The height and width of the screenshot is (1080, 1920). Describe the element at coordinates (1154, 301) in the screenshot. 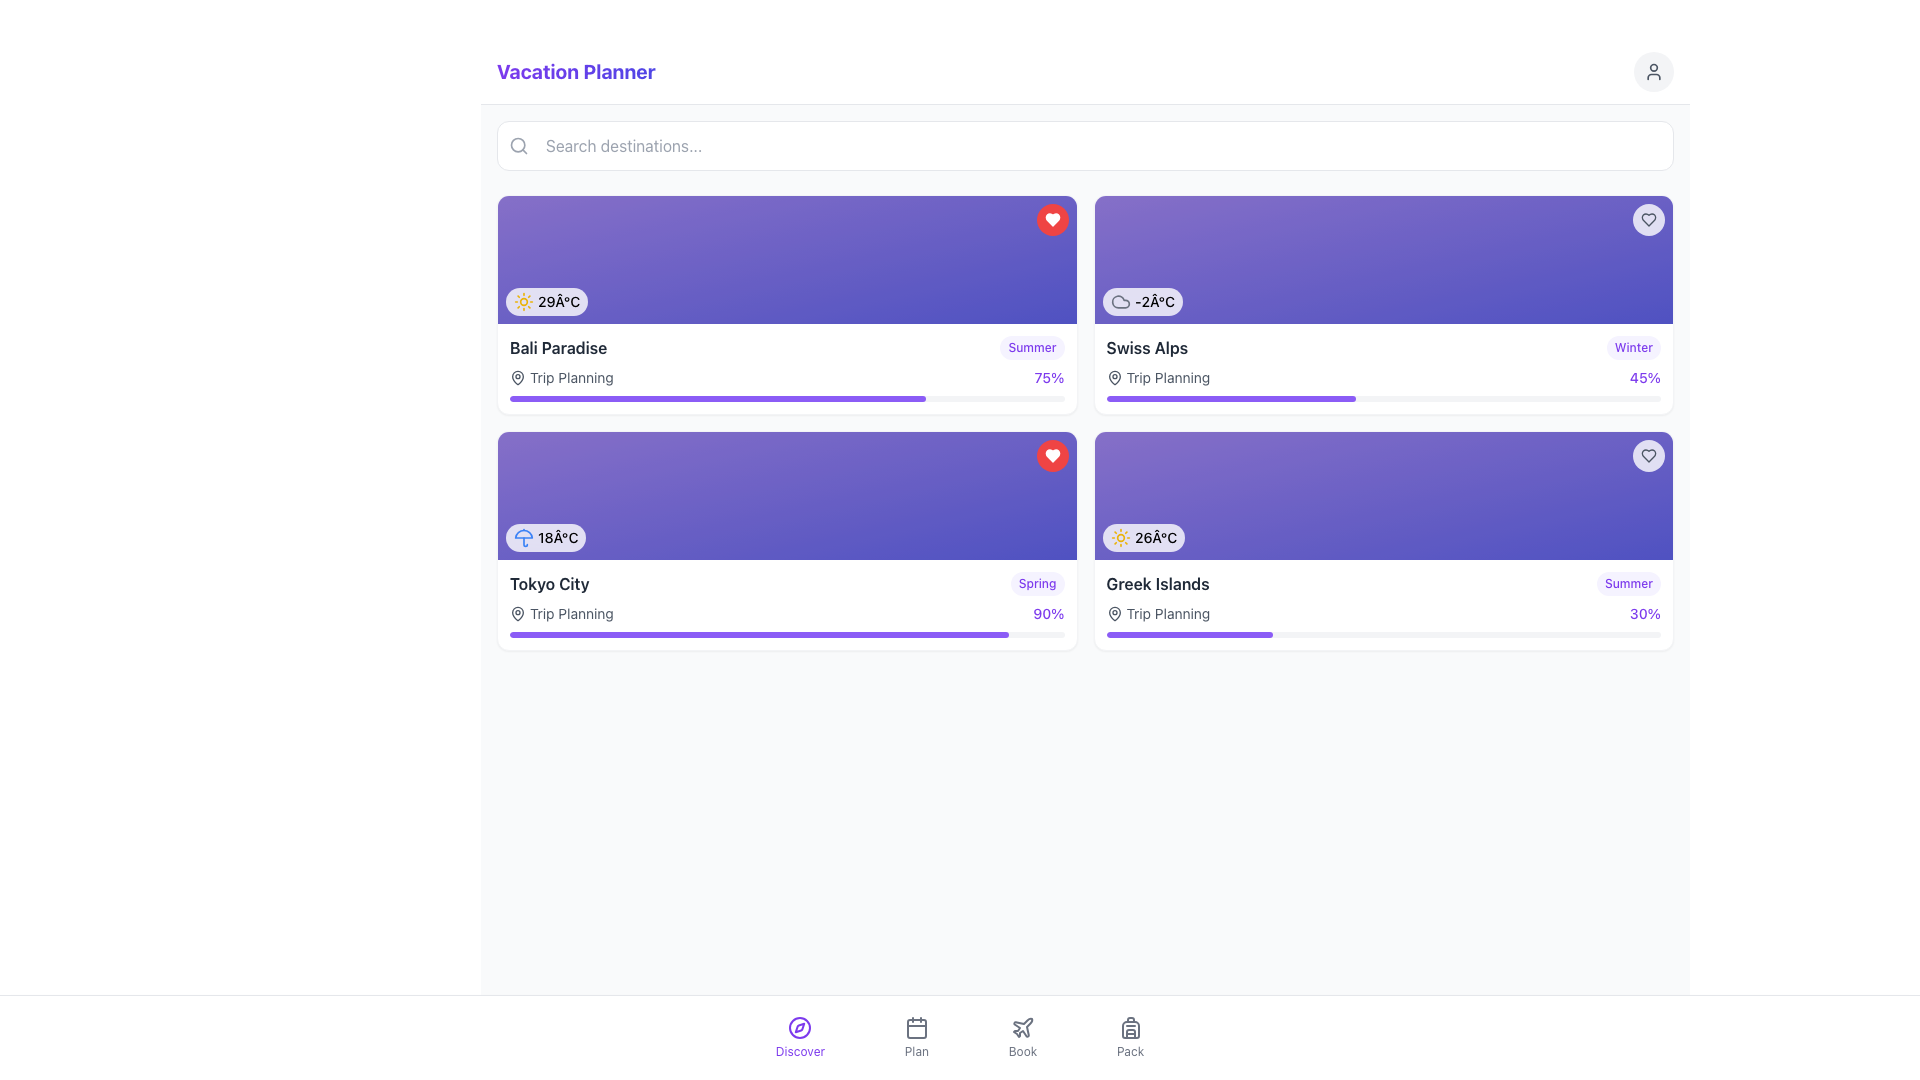

I see `the static text displaying the current temperature in the upper-right card of the grid layout` at that location.